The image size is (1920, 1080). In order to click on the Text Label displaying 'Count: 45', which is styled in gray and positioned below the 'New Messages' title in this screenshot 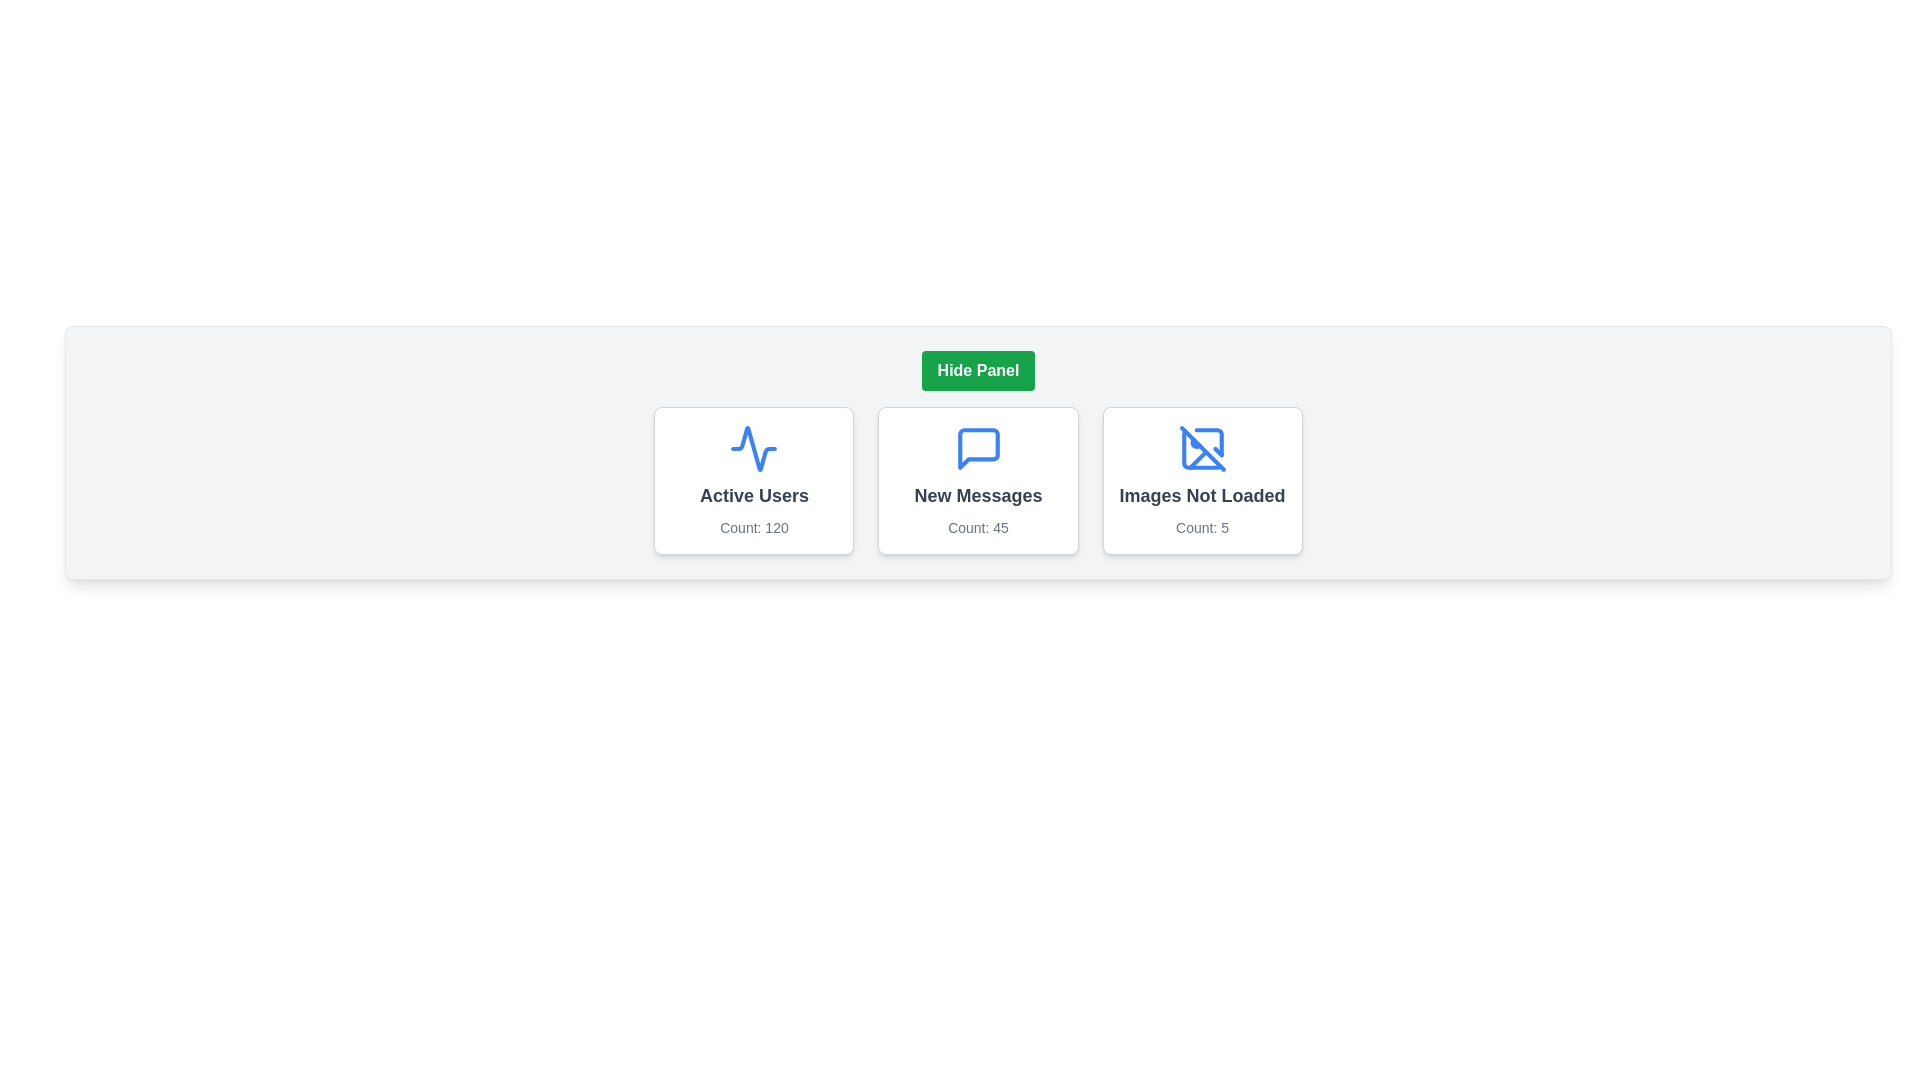, I will do `click(978, 527)`.